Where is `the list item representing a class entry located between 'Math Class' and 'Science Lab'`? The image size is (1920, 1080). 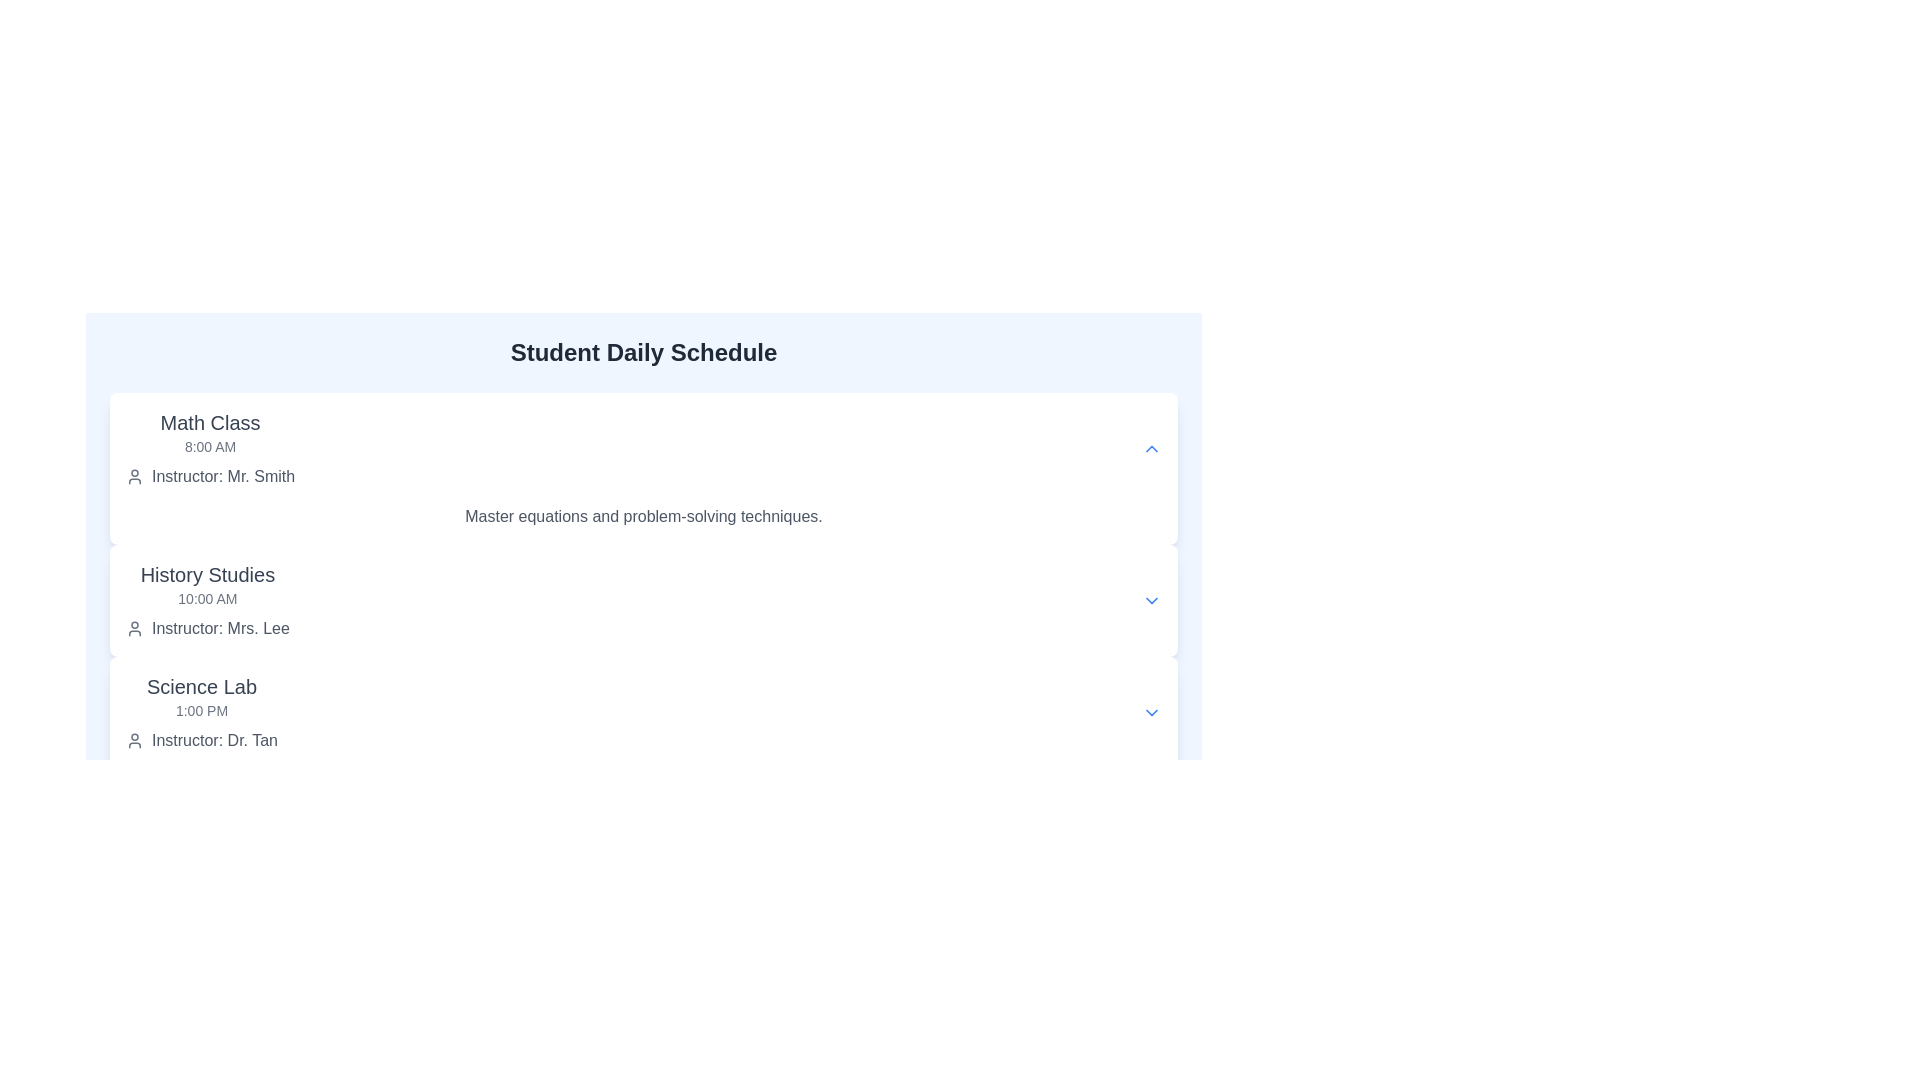 the list item representing a class entry located between 'Math Class' and 'Science Lab' is located at coordinates (207, 600).